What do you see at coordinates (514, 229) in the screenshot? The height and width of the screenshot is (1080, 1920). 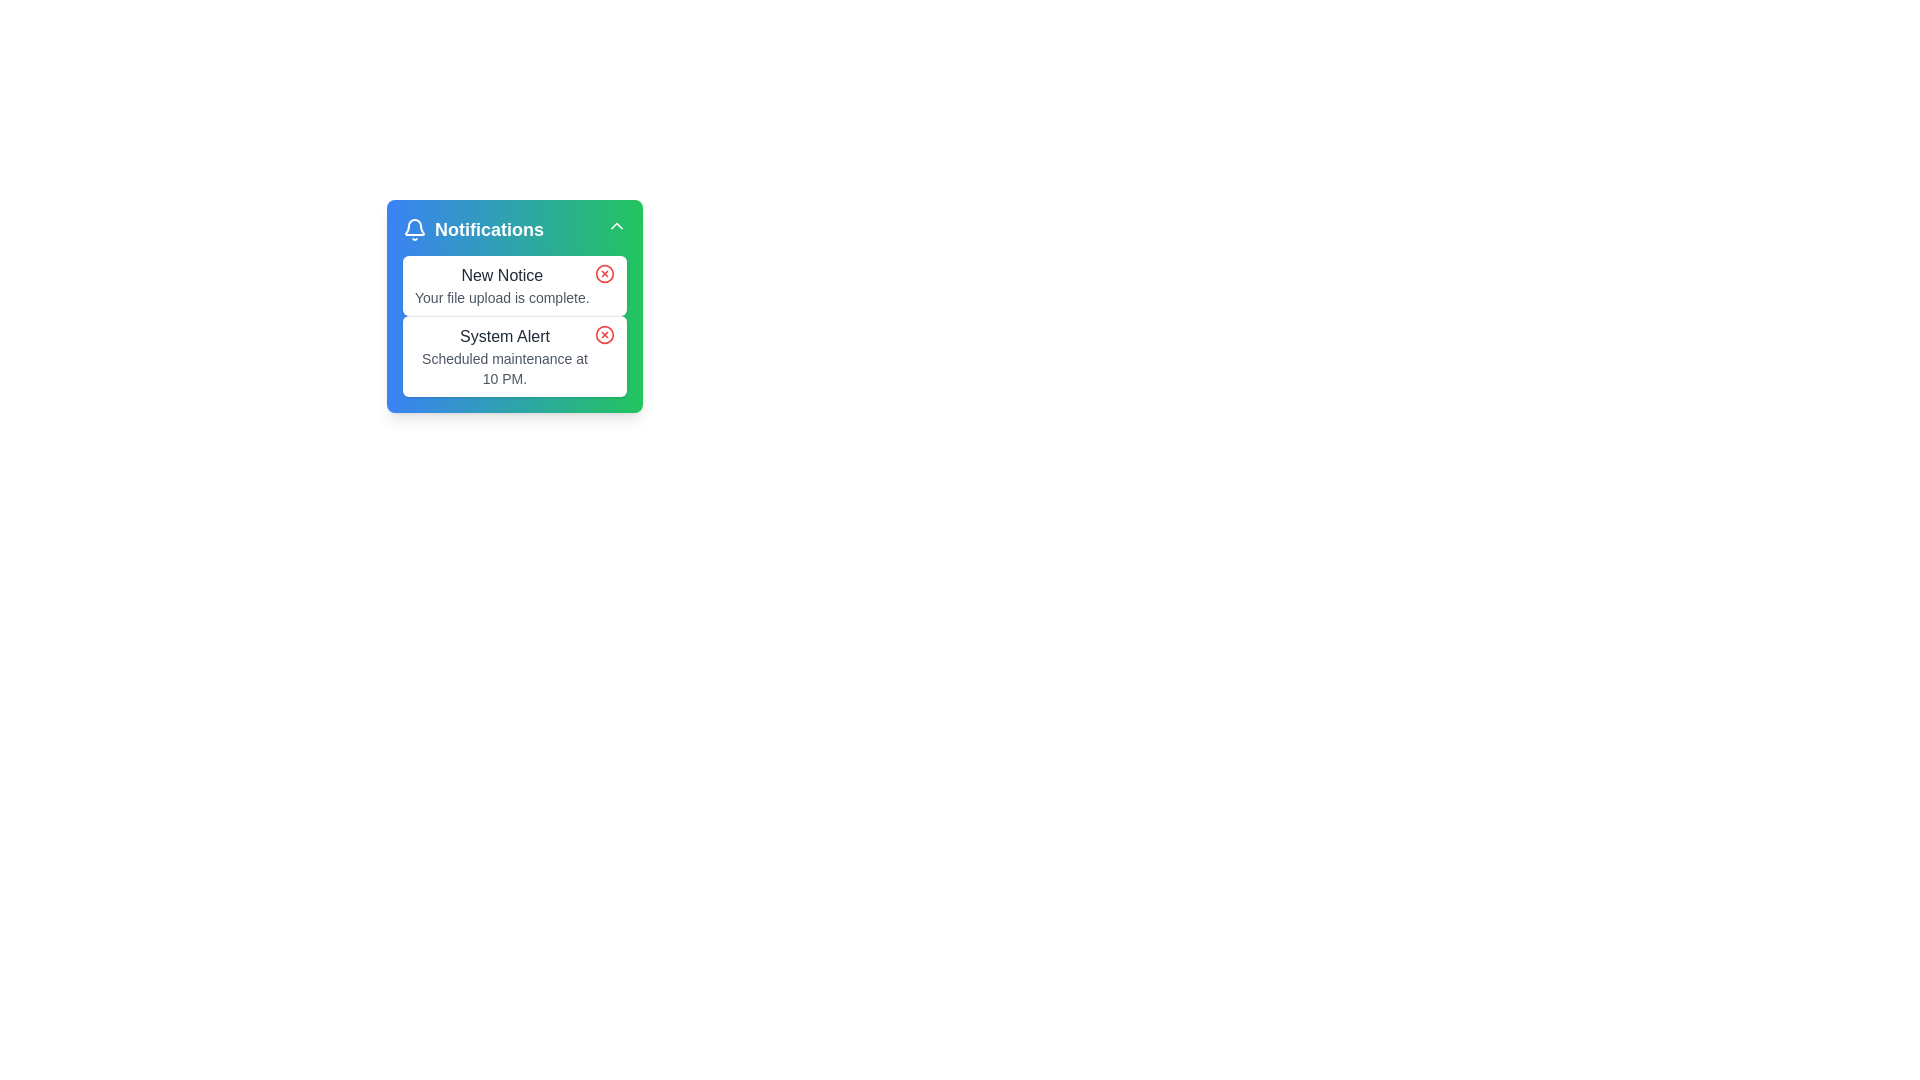 I see `the 'Notifications' header that features a bell icon on the left and an upward-facing arrow on the right` at bounding box center [514, 229].